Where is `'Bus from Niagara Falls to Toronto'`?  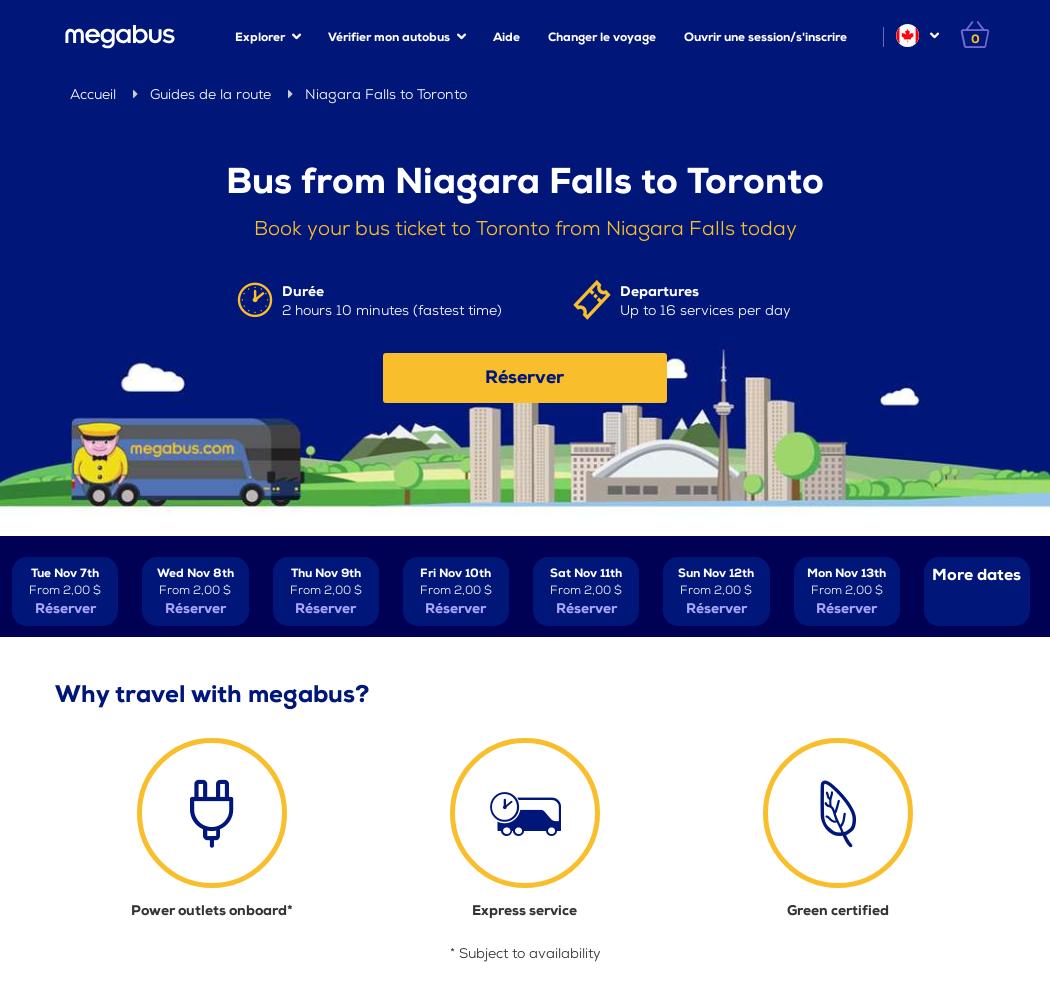 'Bus from Niagara Falls to Toronto' is located at coordinates (525, 181).